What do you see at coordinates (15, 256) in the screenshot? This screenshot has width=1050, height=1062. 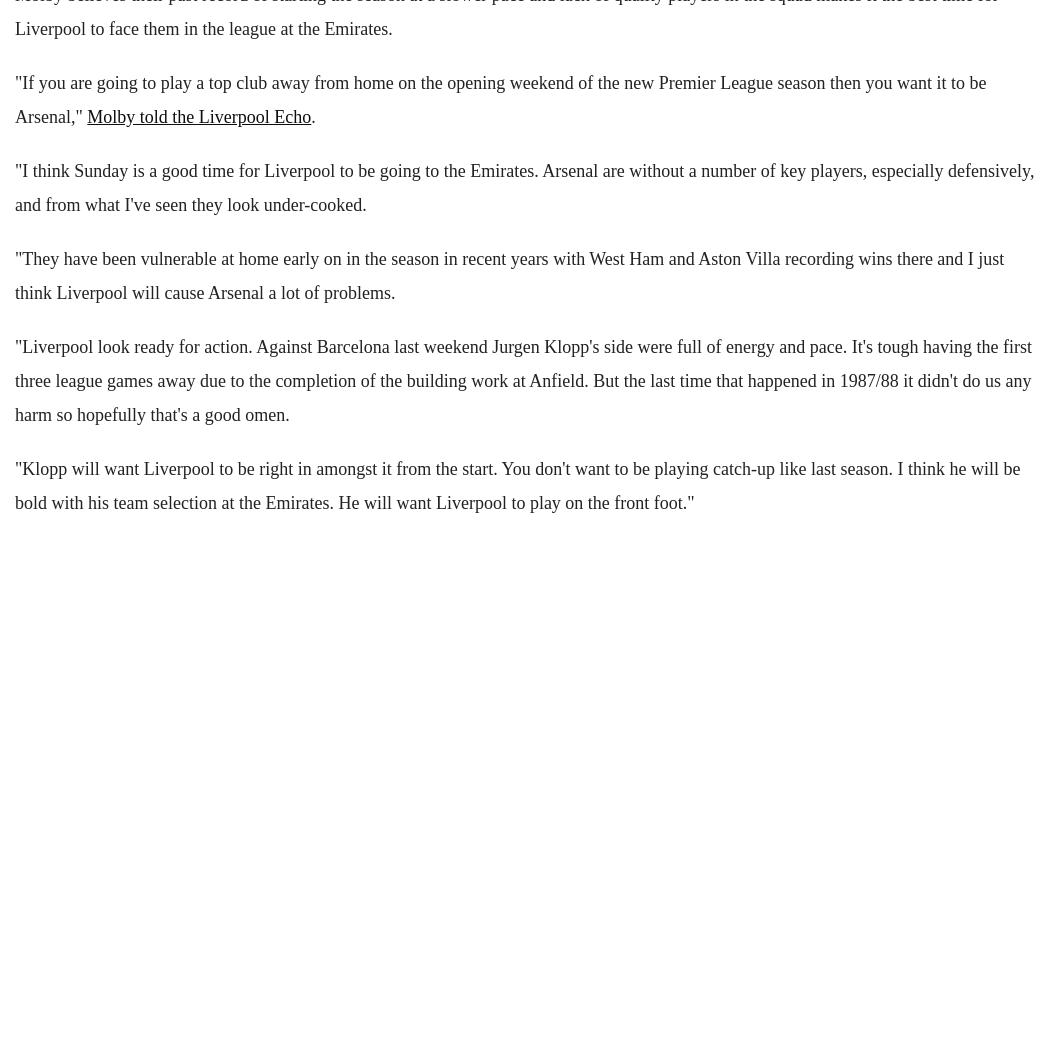 I see `'Personal Finance'` at bounding box center [15, 256].